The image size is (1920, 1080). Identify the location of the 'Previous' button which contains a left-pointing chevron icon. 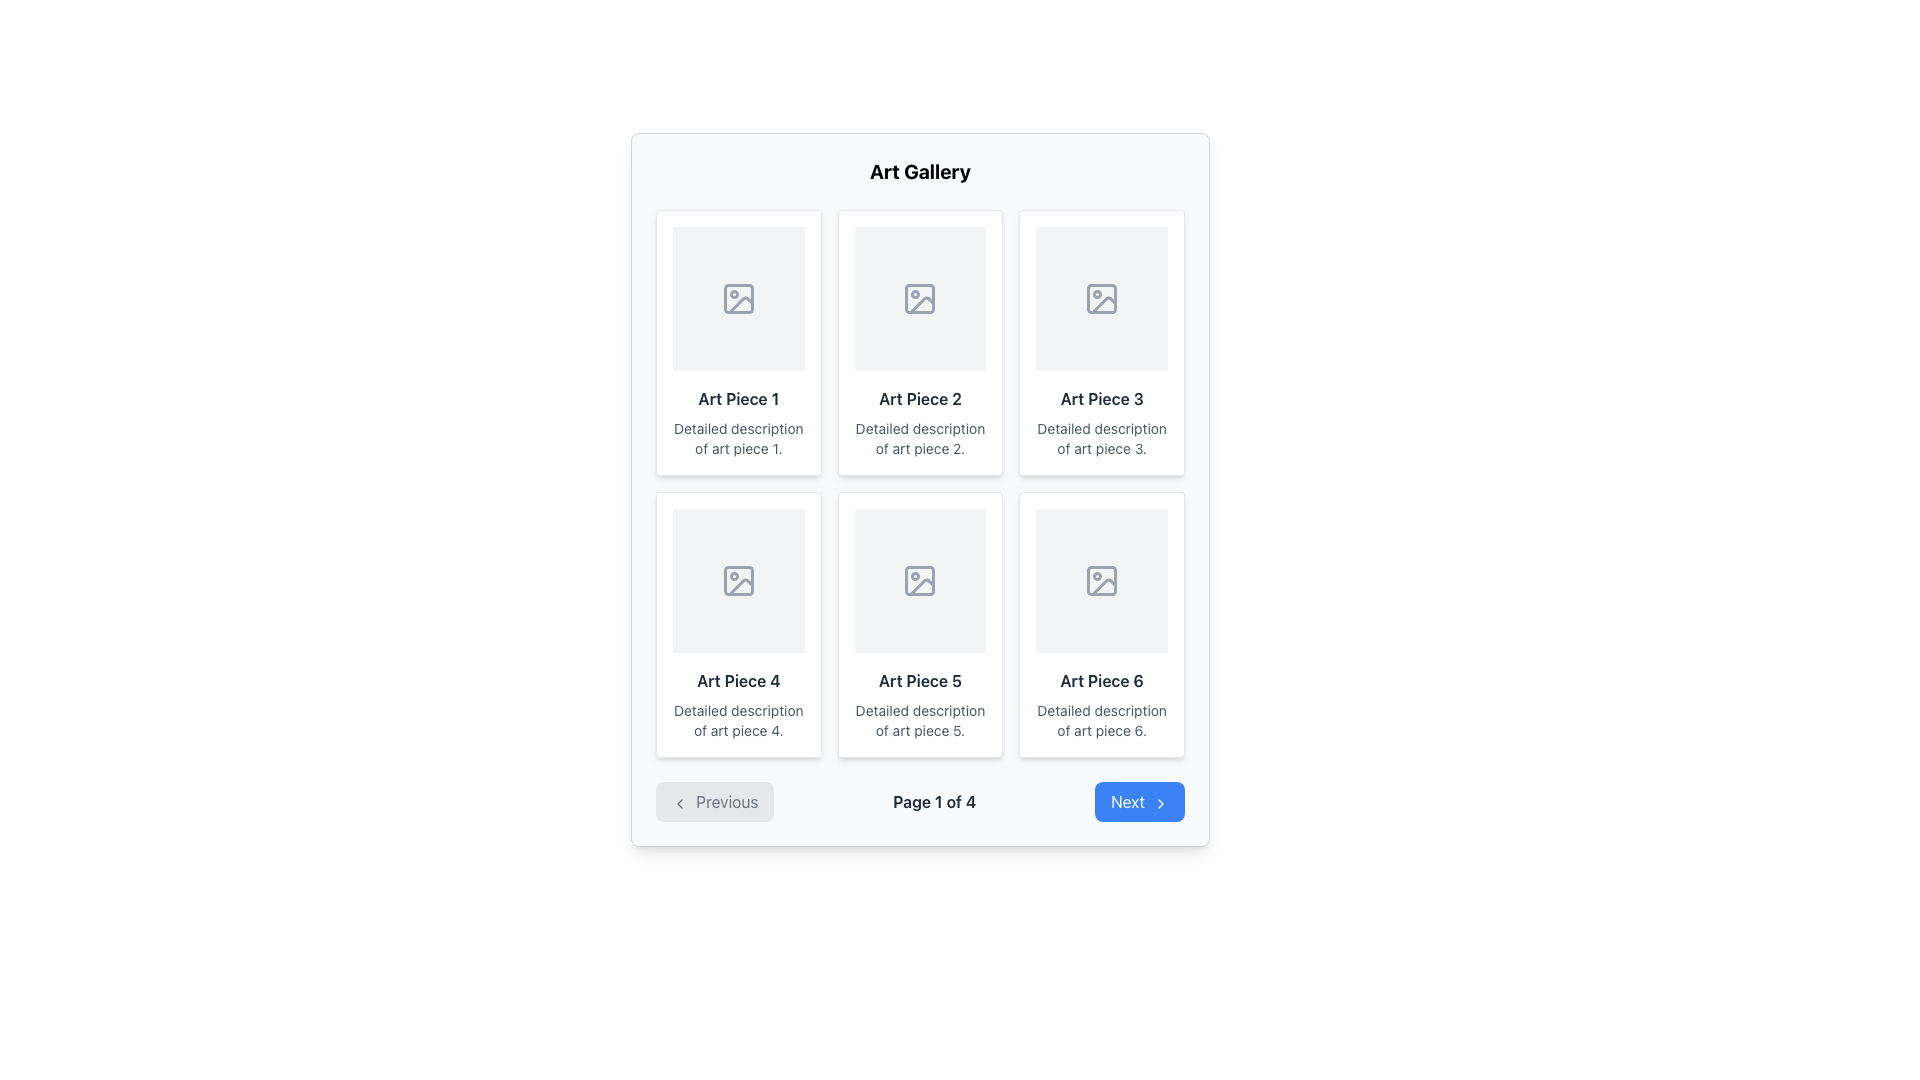
(680, 801).